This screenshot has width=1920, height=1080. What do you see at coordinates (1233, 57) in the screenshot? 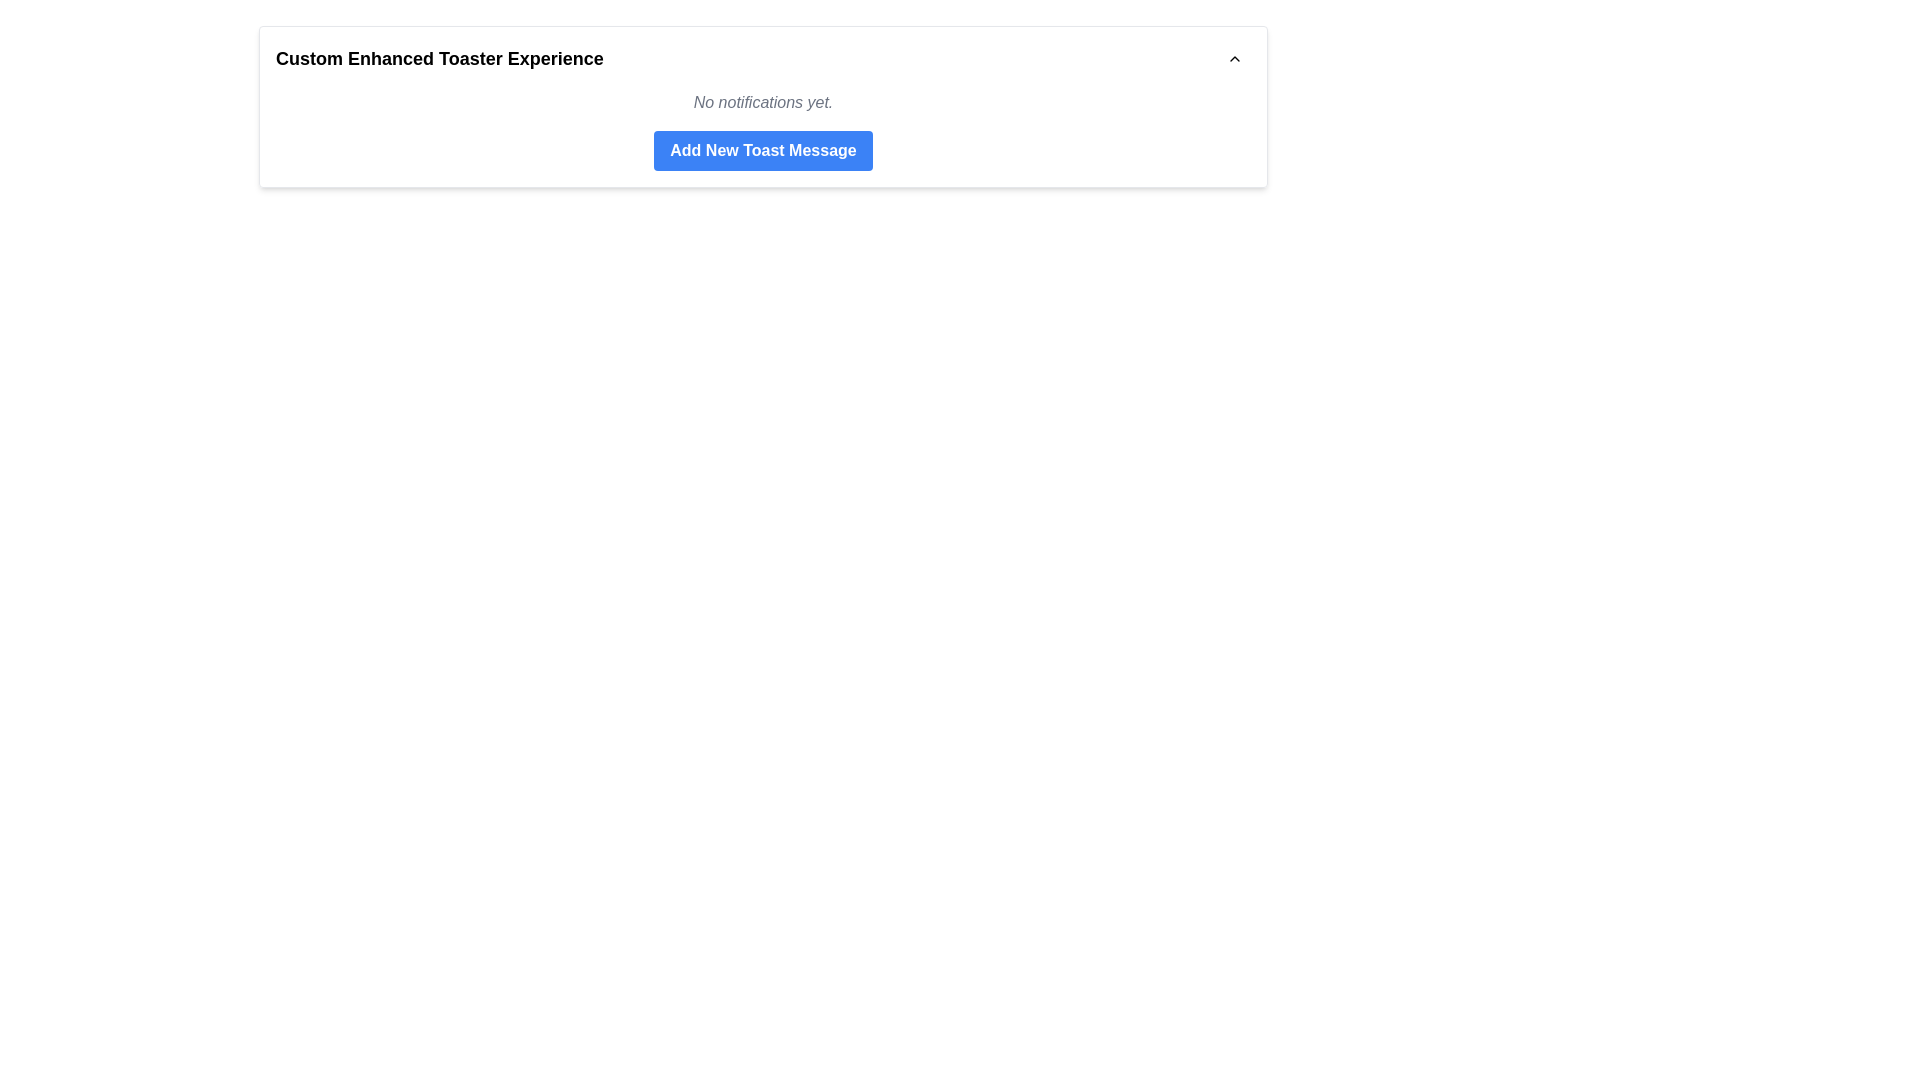
I see `the upward-pointing chevron icon located on the far right side of the header bar labeled 'Custom Enhanced Toaster Experience'` at bounding box center [1233, 57].